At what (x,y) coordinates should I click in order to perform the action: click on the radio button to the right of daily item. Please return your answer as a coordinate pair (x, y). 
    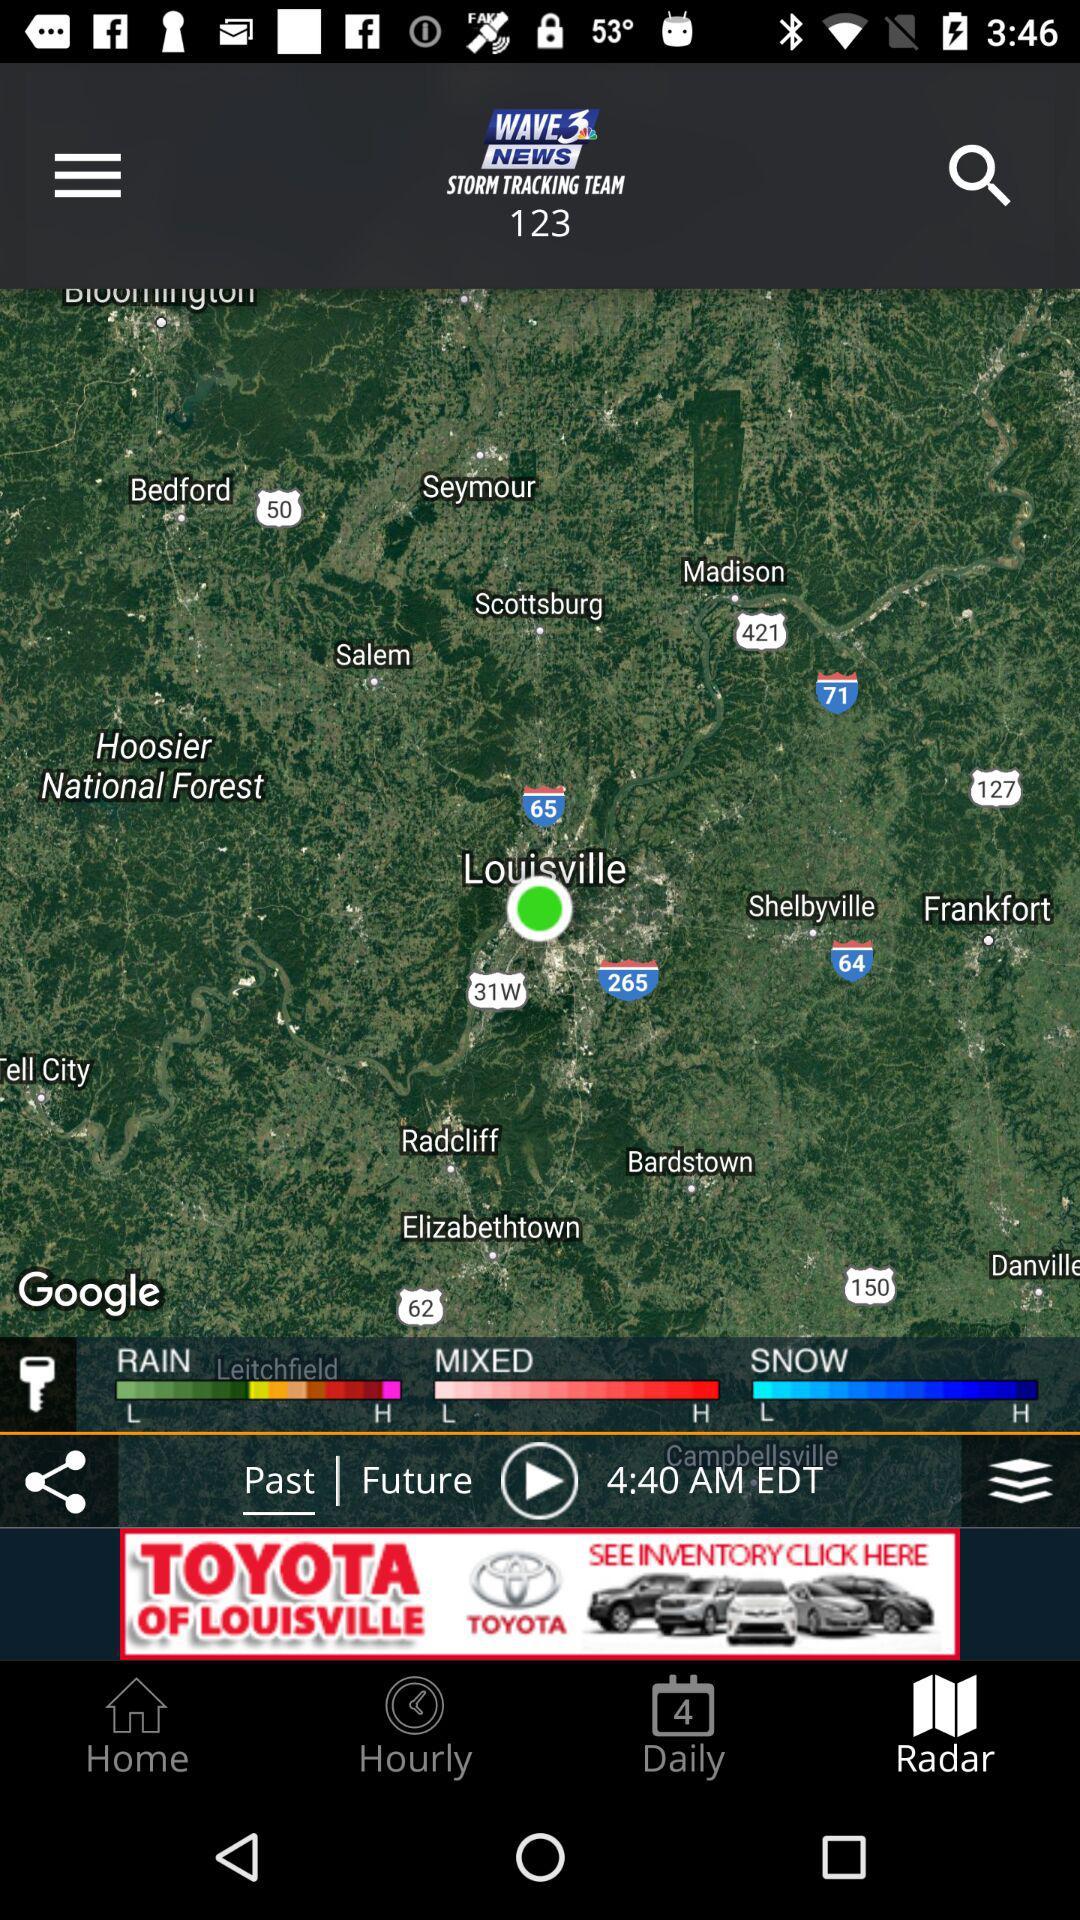
    Looking at the image, I should click on (945, 1726).